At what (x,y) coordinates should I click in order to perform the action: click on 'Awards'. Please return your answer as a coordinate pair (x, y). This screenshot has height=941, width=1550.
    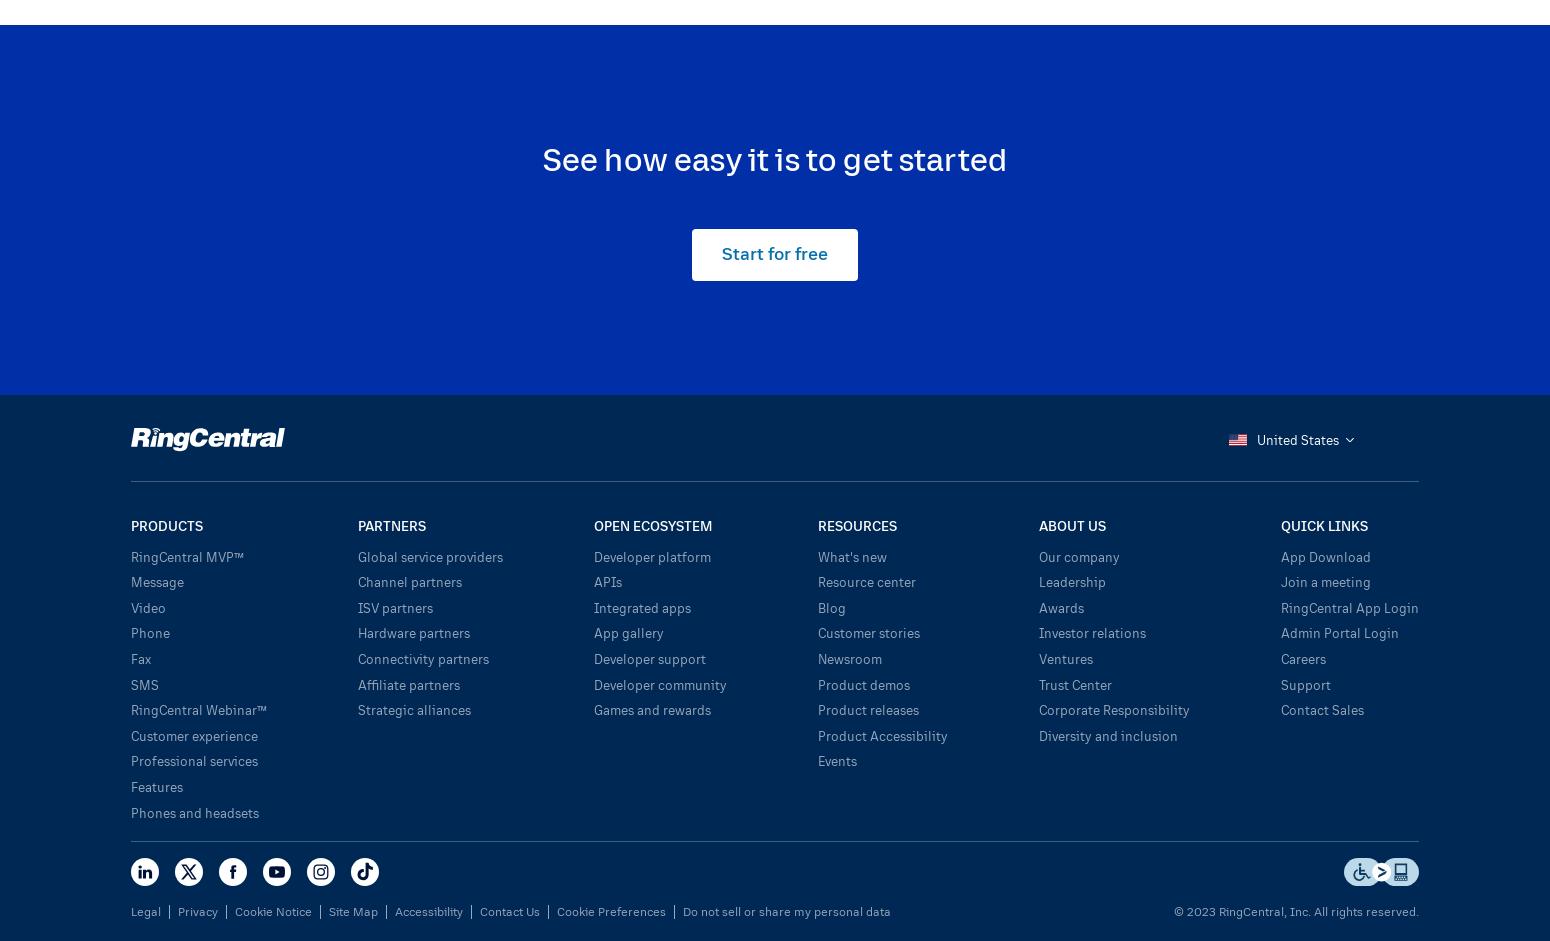
    Looking at the image, I should click on (1061, 607).